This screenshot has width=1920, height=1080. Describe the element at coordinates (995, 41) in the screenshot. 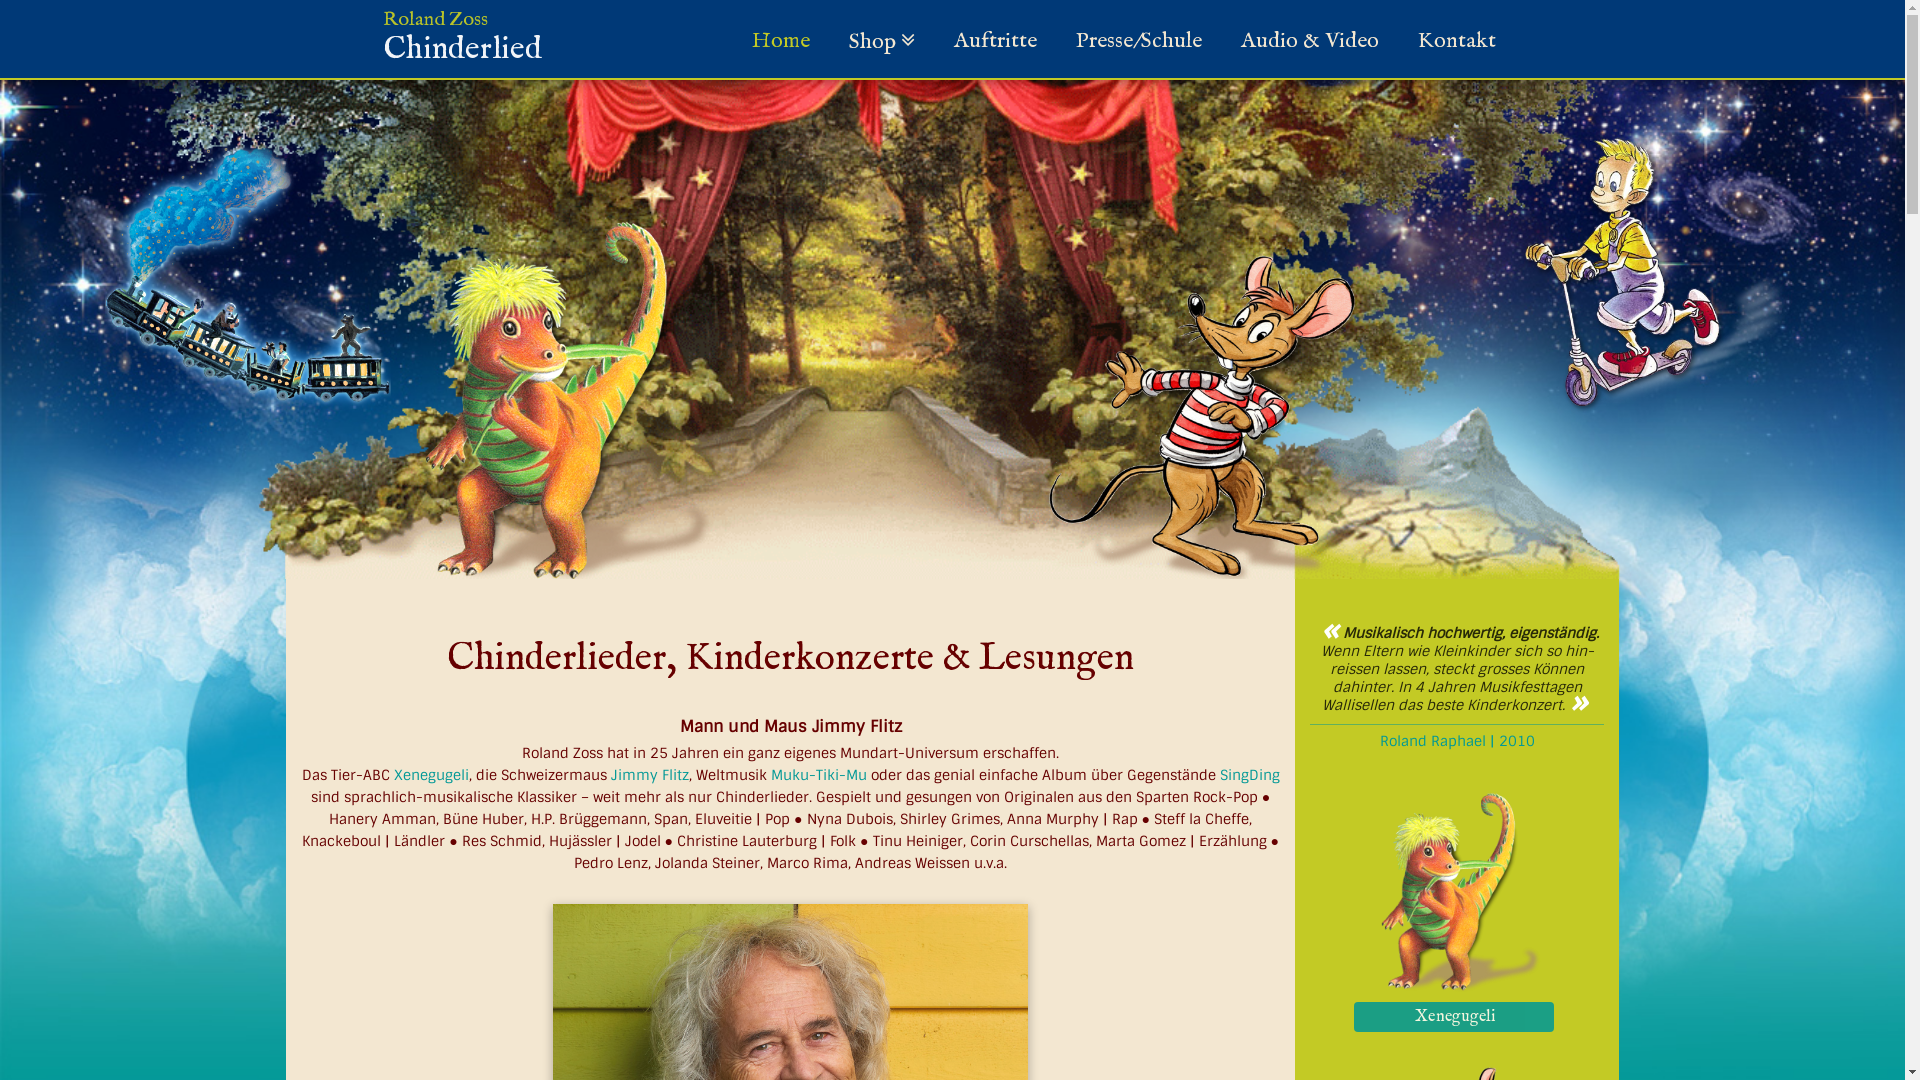

I see `'Auftritte'` at that location.